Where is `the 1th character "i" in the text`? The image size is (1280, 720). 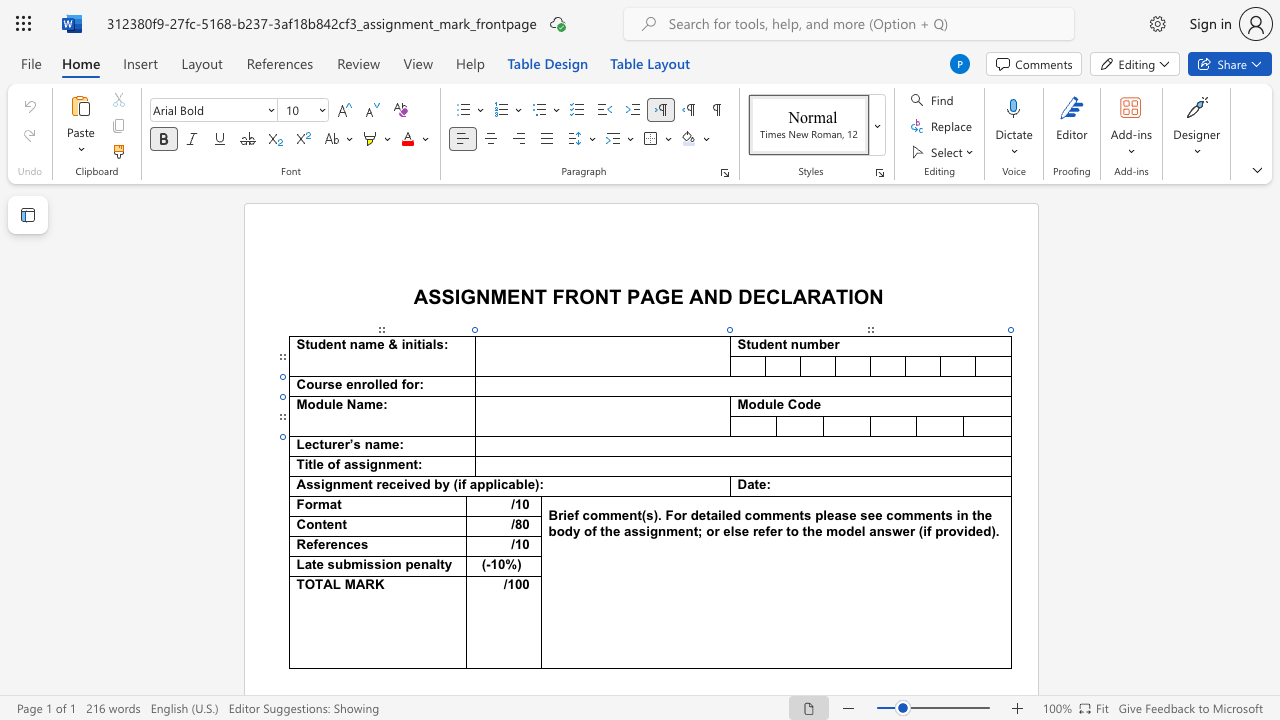 the 1th character "i" in the text is located at coordinates (322, 484).